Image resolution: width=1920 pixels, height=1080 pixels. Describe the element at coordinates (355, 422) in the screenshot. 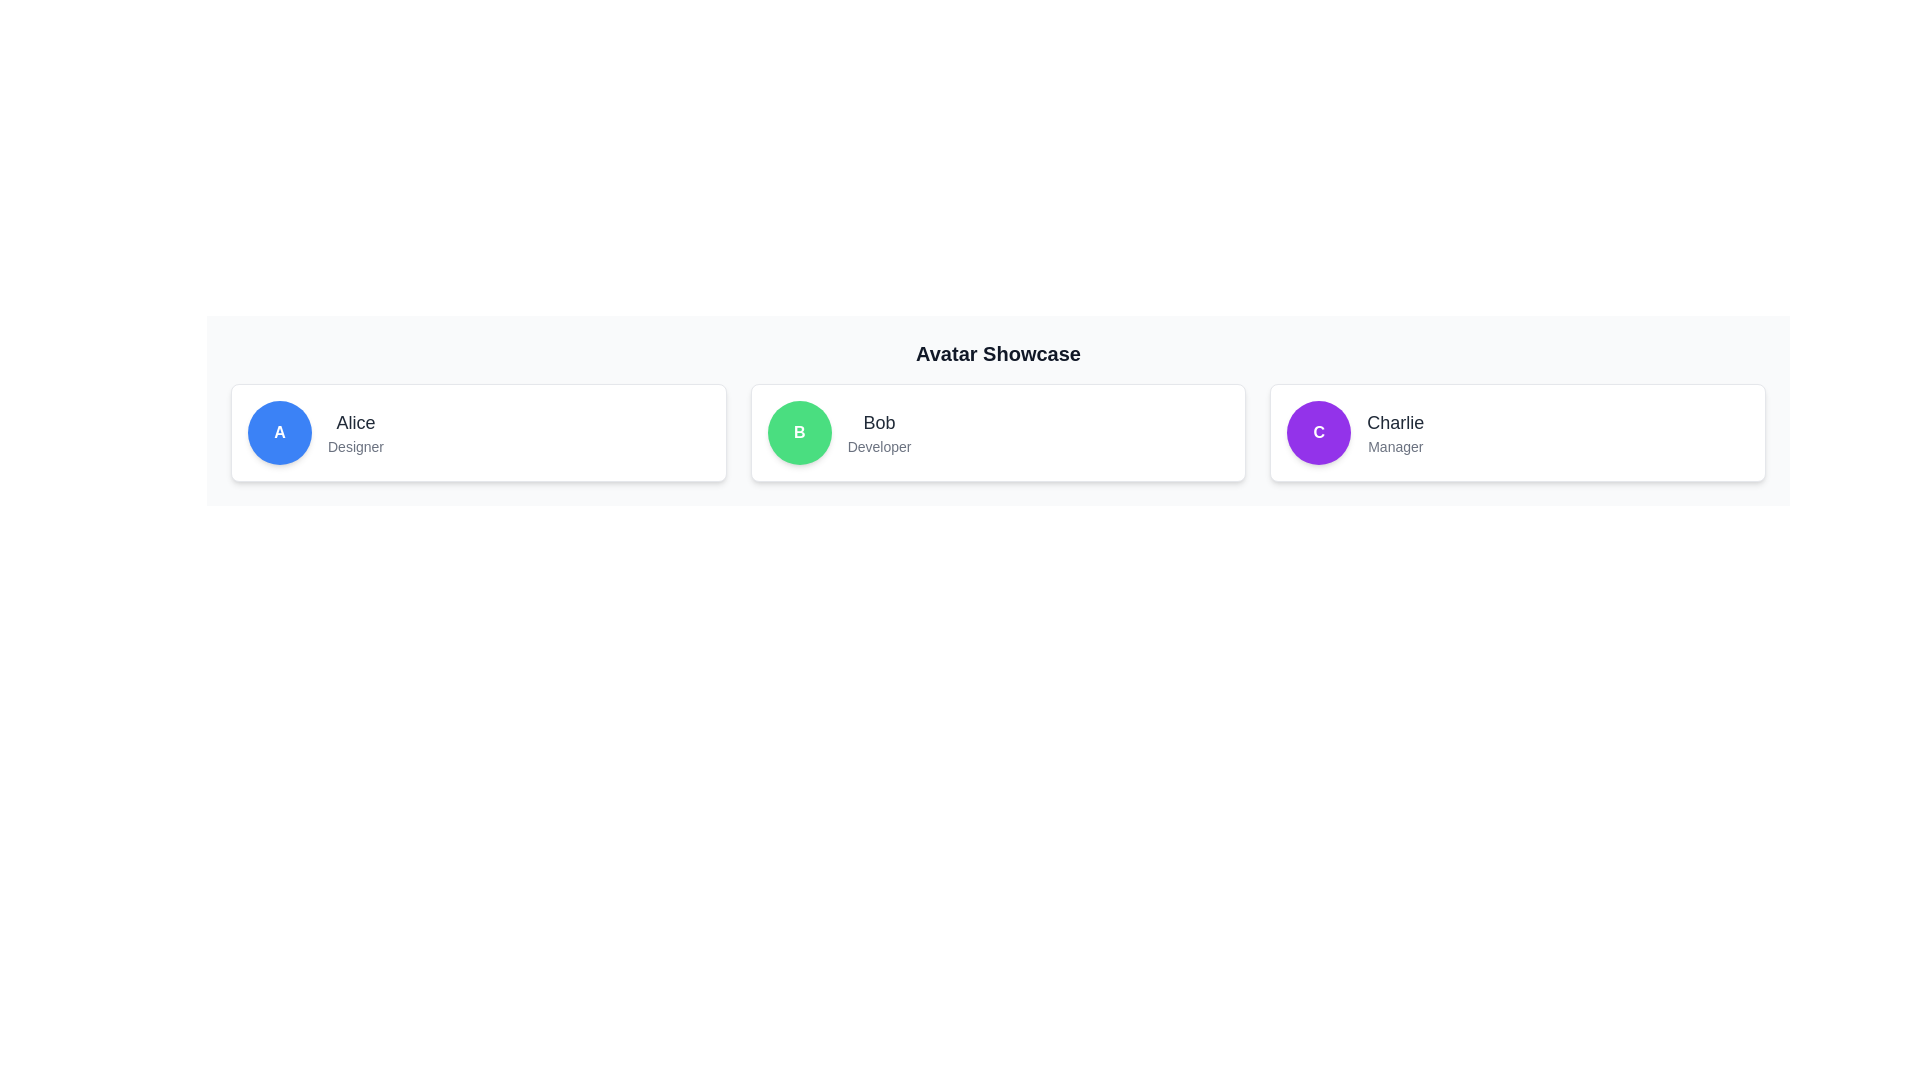

I see `text label representing the user's name, located above the 'Designer' text within the leftmost user card` at that location.